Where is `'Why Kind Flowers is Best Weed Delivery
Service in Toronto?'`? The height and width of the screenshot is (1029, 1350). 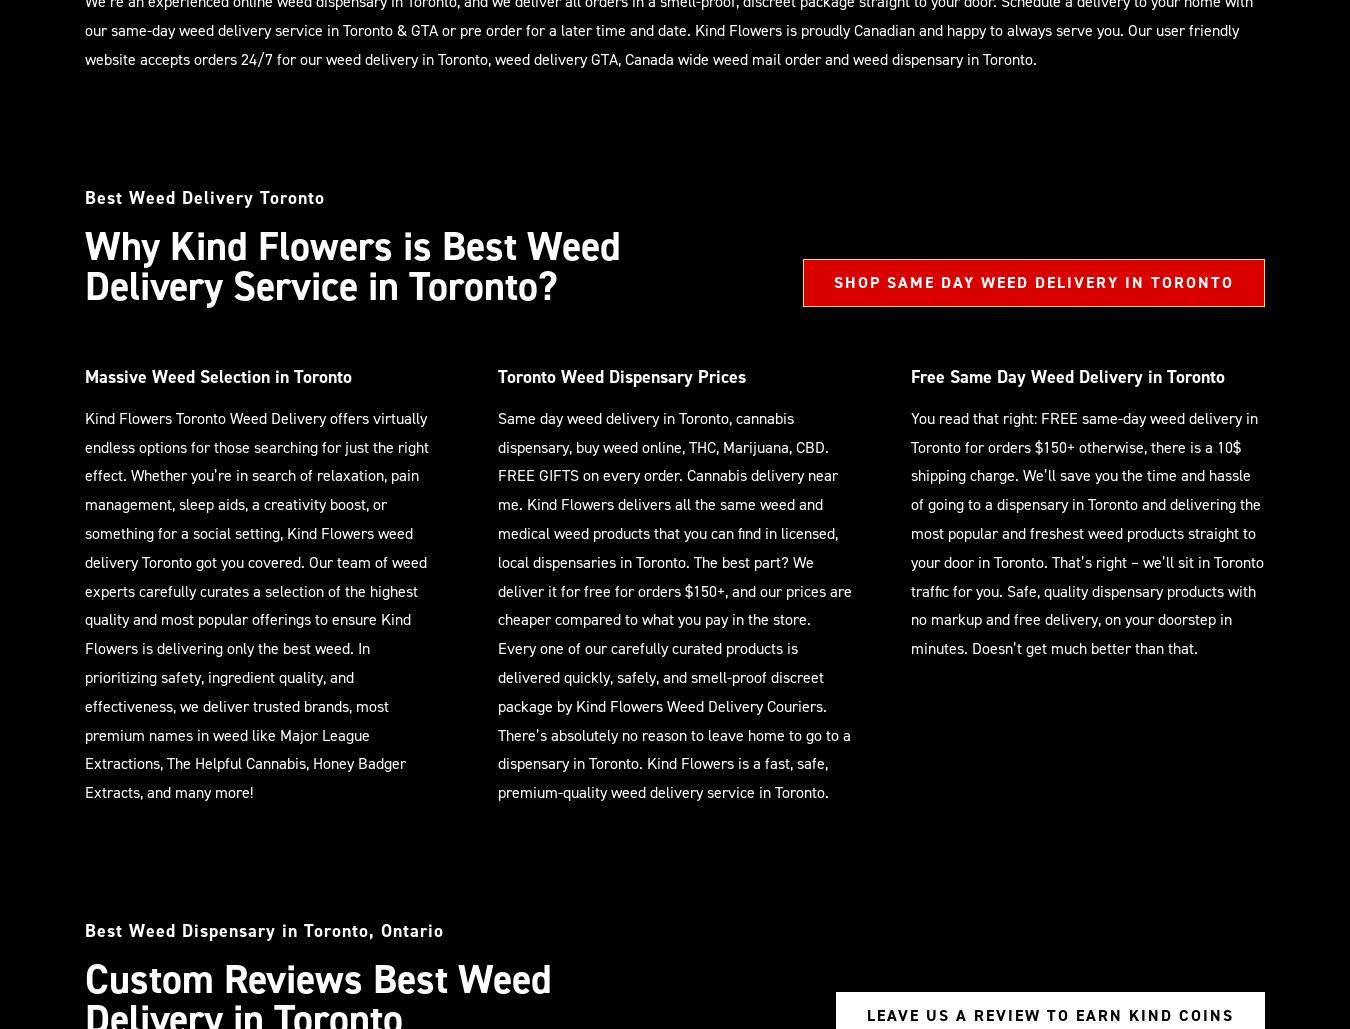
'Why Kind Flowers is Best Weed Delivery
Service in Toronto?' is located at coordinates (353, 265).